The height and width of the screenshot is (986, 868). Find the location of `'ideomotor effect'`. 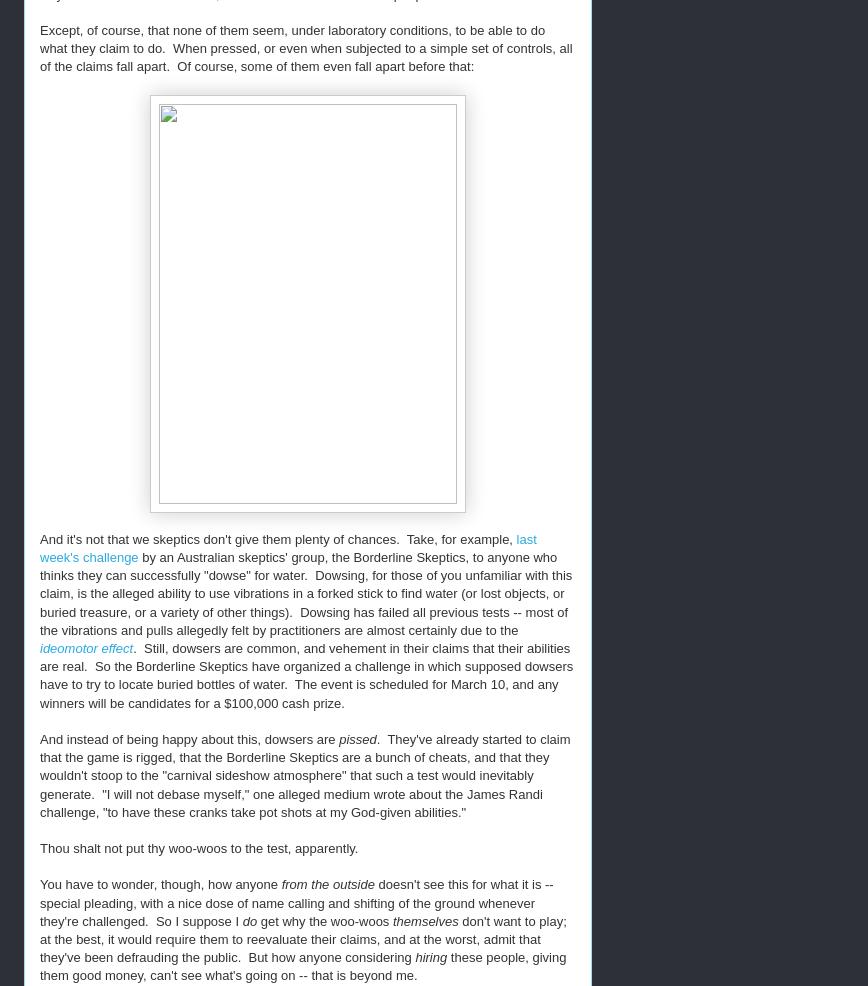

'ideomotor effect' is located at coordinates (86, 648).